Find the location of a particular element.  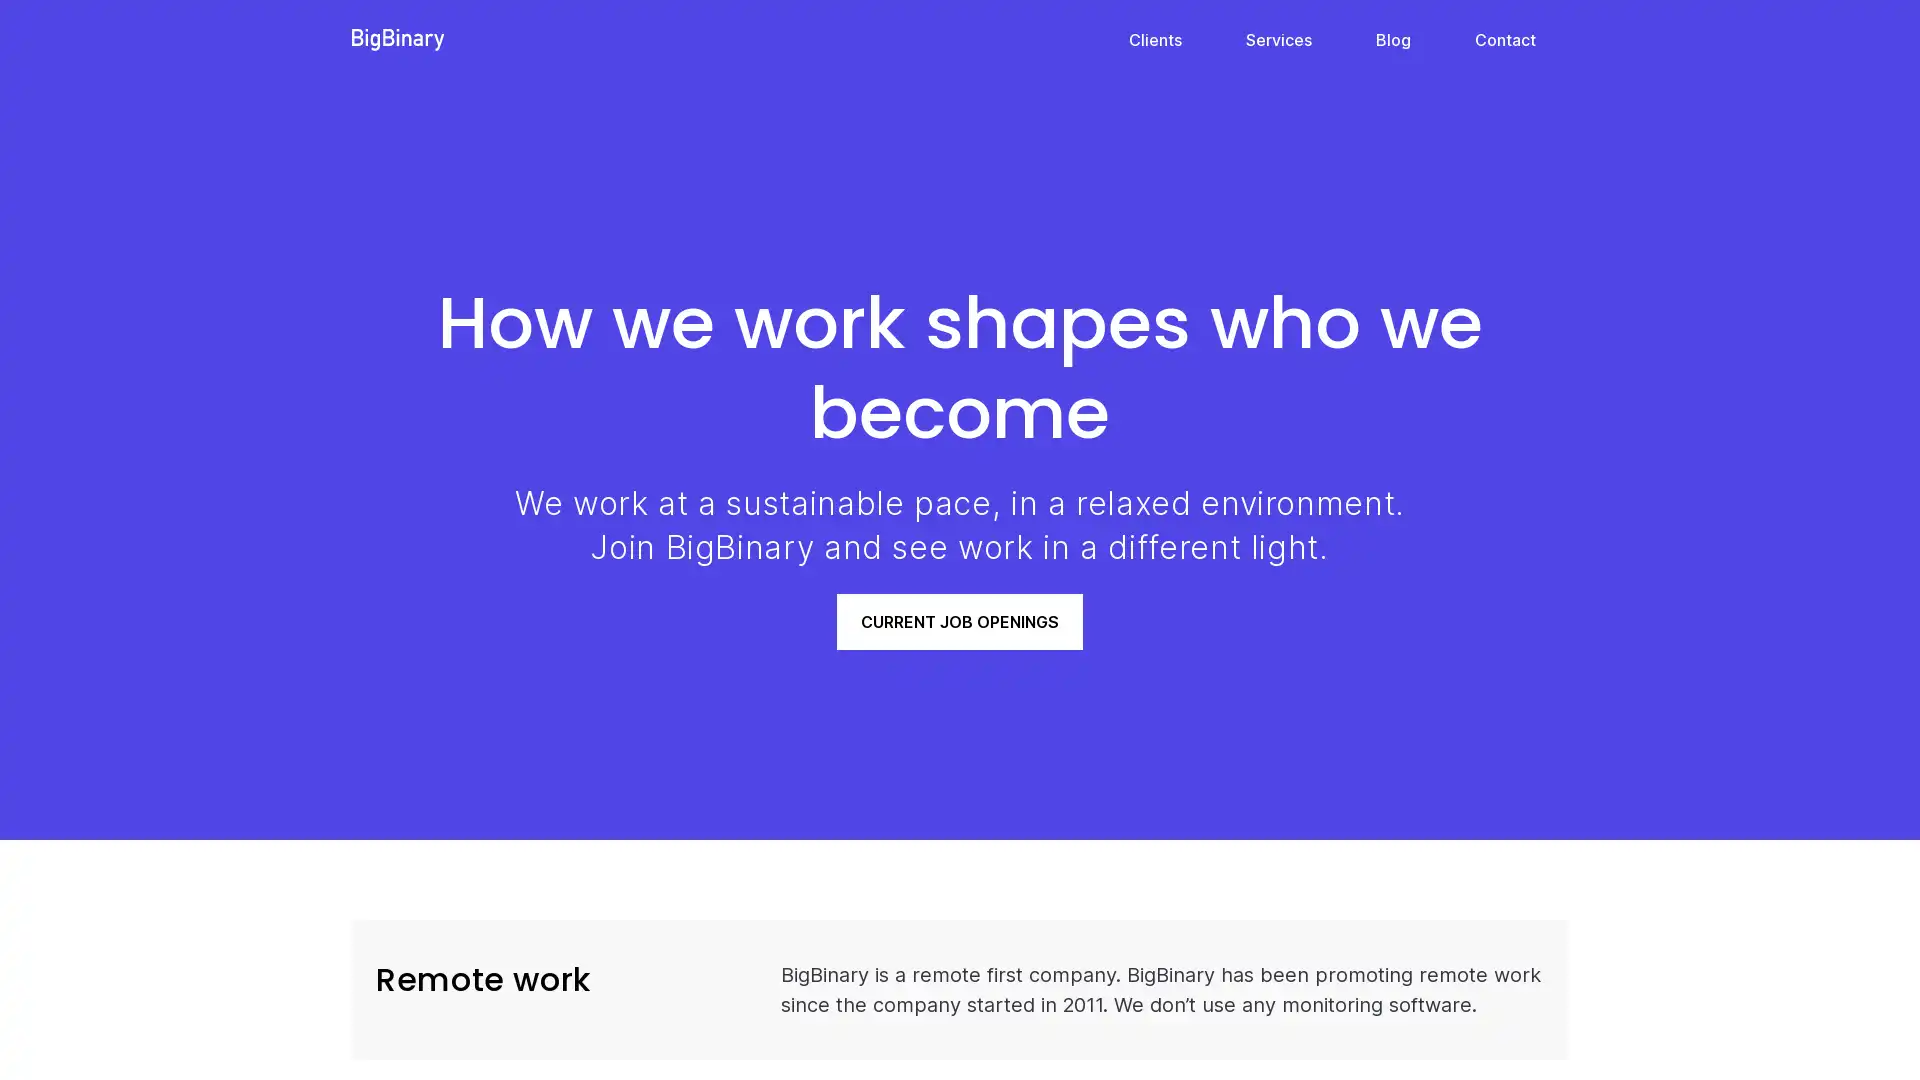

CURRENT JOB OPENINGS is located at coordinates (960, 620).